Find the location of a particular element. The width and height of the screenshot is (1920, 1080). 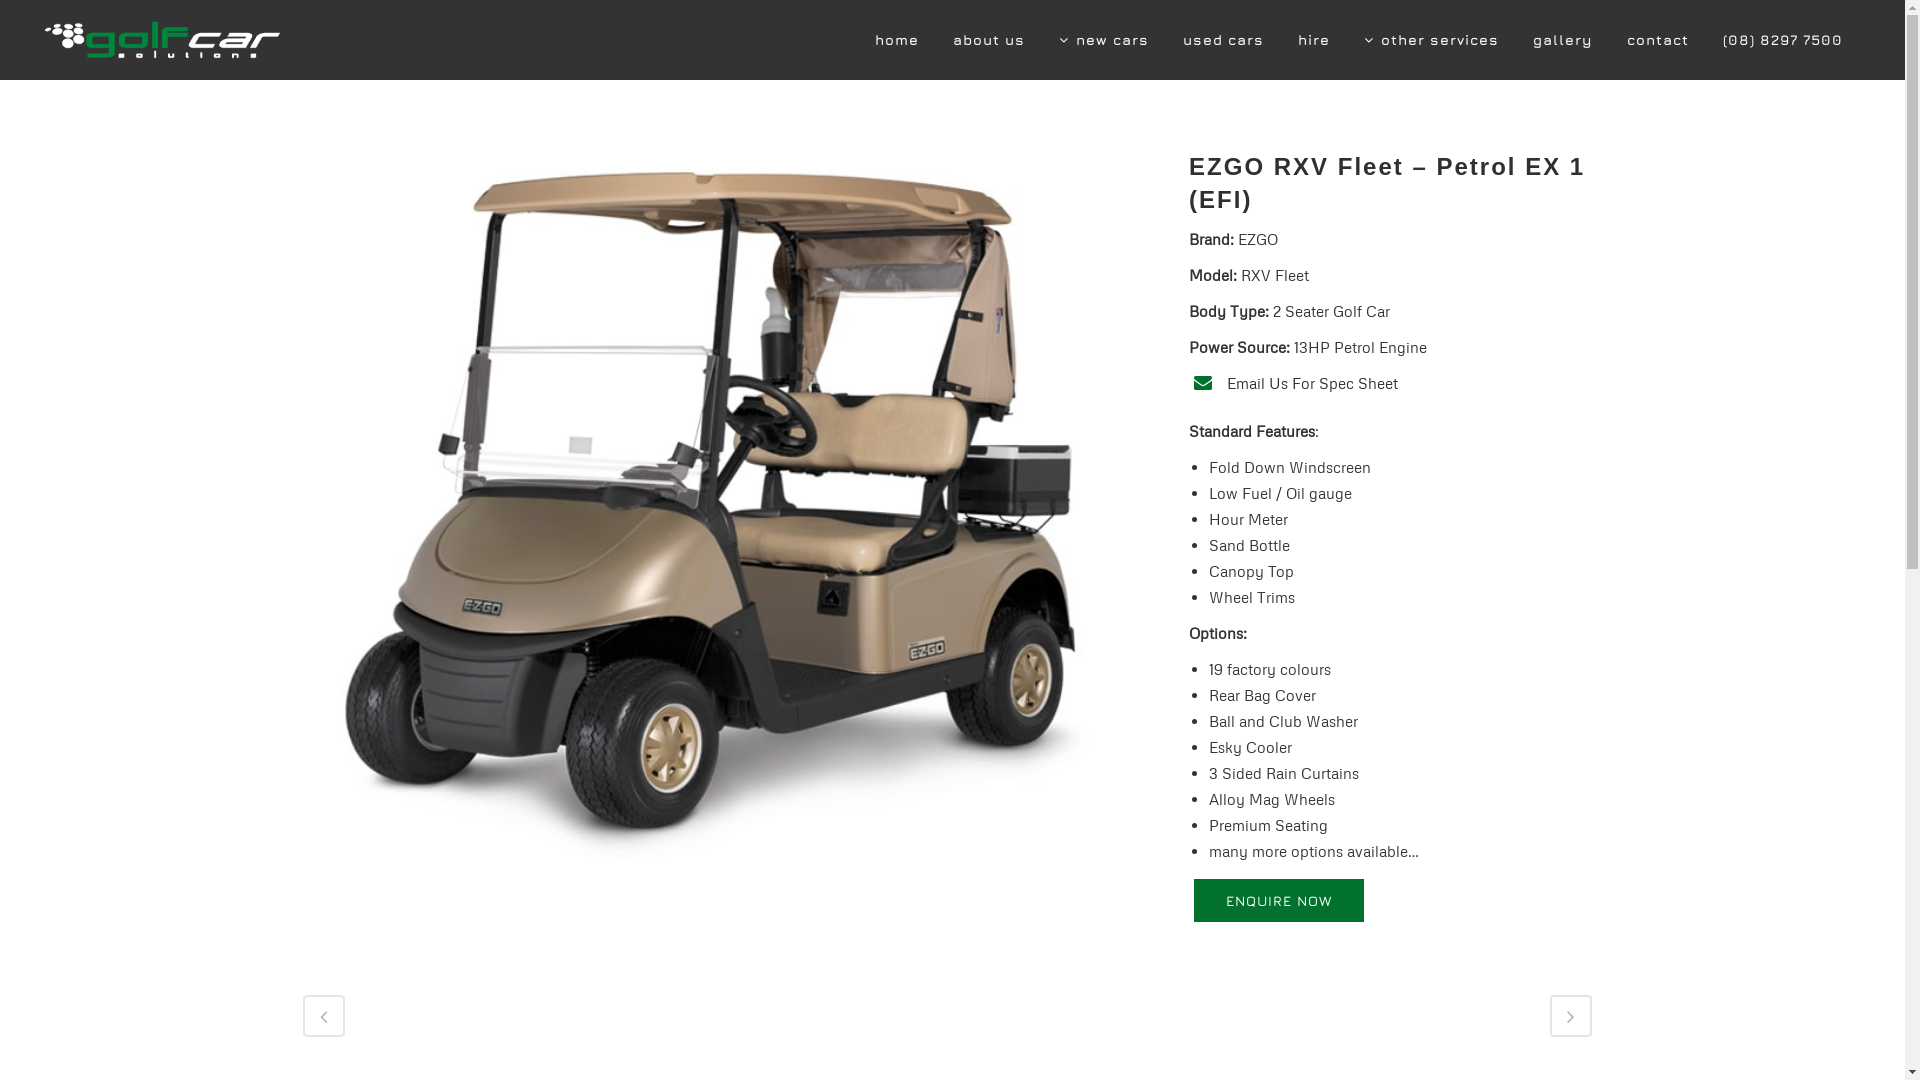

'used cars' is located at coordinates (1222, 39).